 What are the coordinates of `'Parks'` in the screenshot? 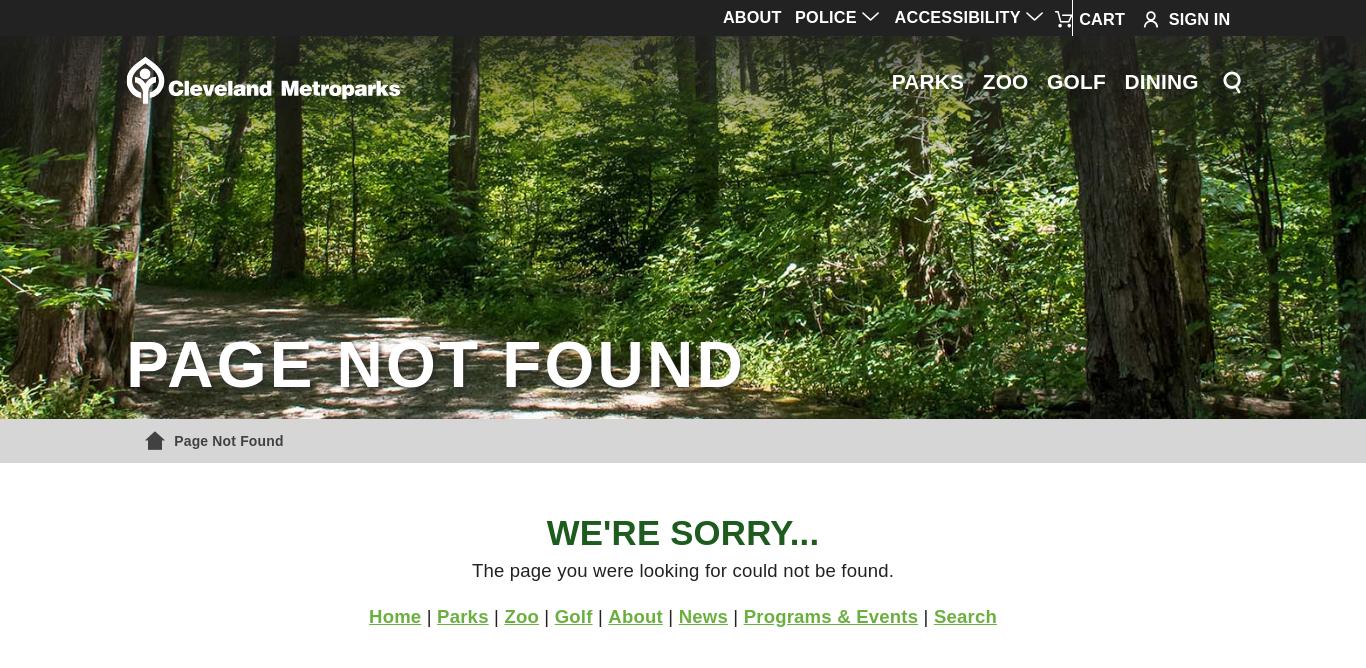 It's located at (462, 614).